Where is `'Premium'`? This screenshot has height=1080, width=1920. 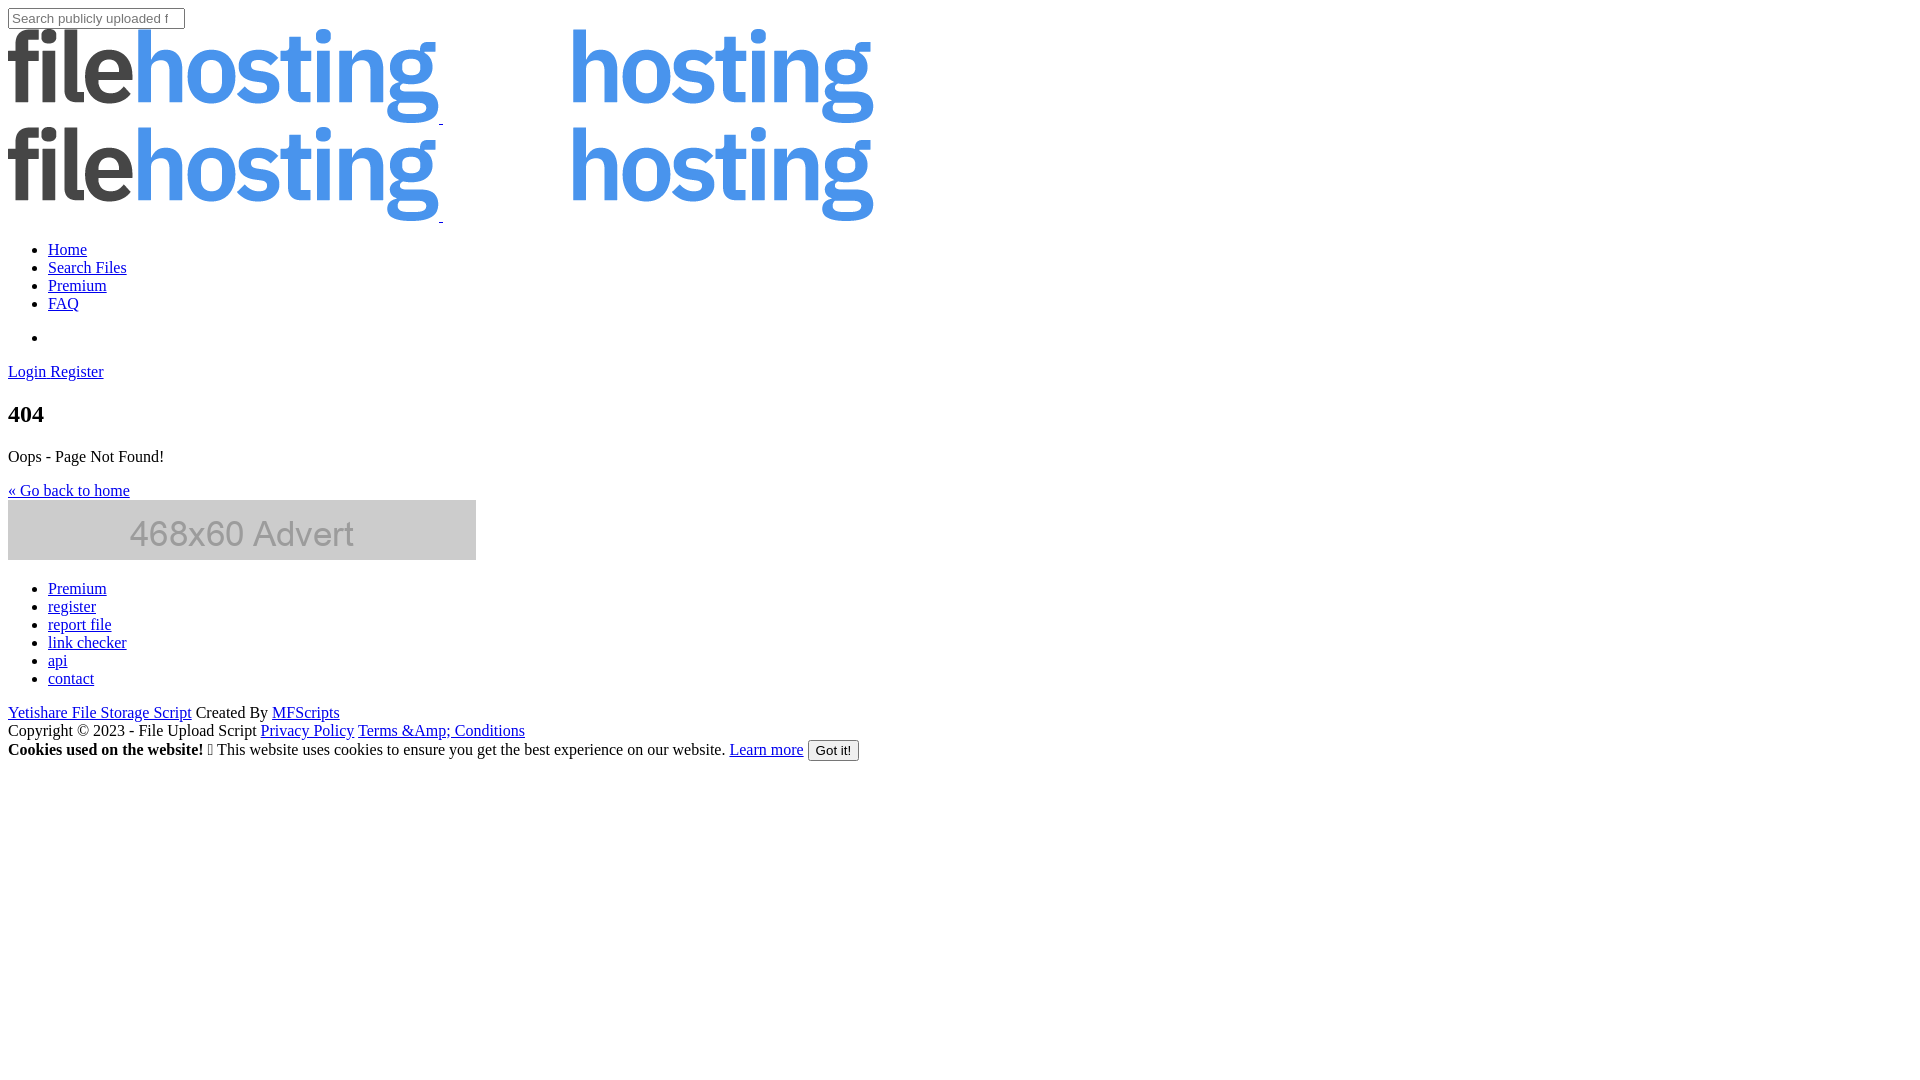
'Premium' is located at coordinates (77, 587).